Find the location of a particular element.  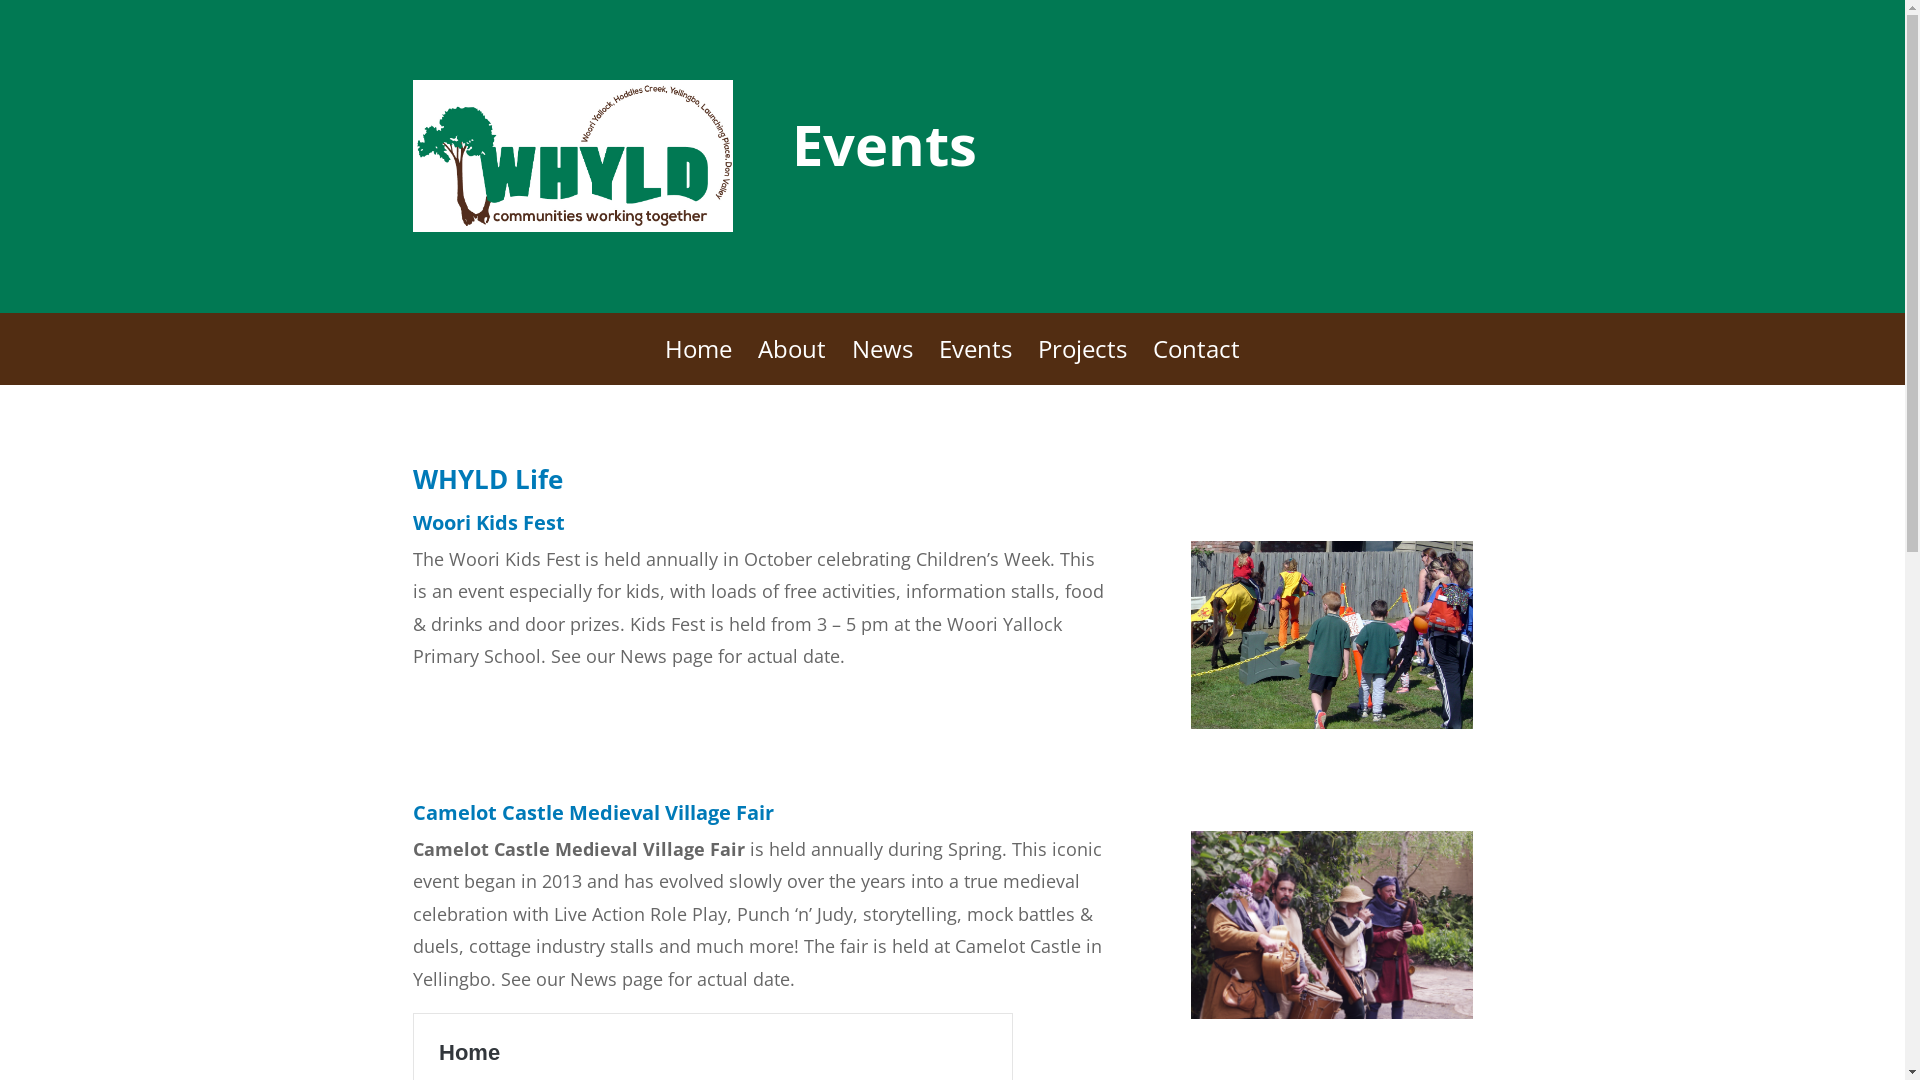

'Home' is located at coordinates (665, 363).